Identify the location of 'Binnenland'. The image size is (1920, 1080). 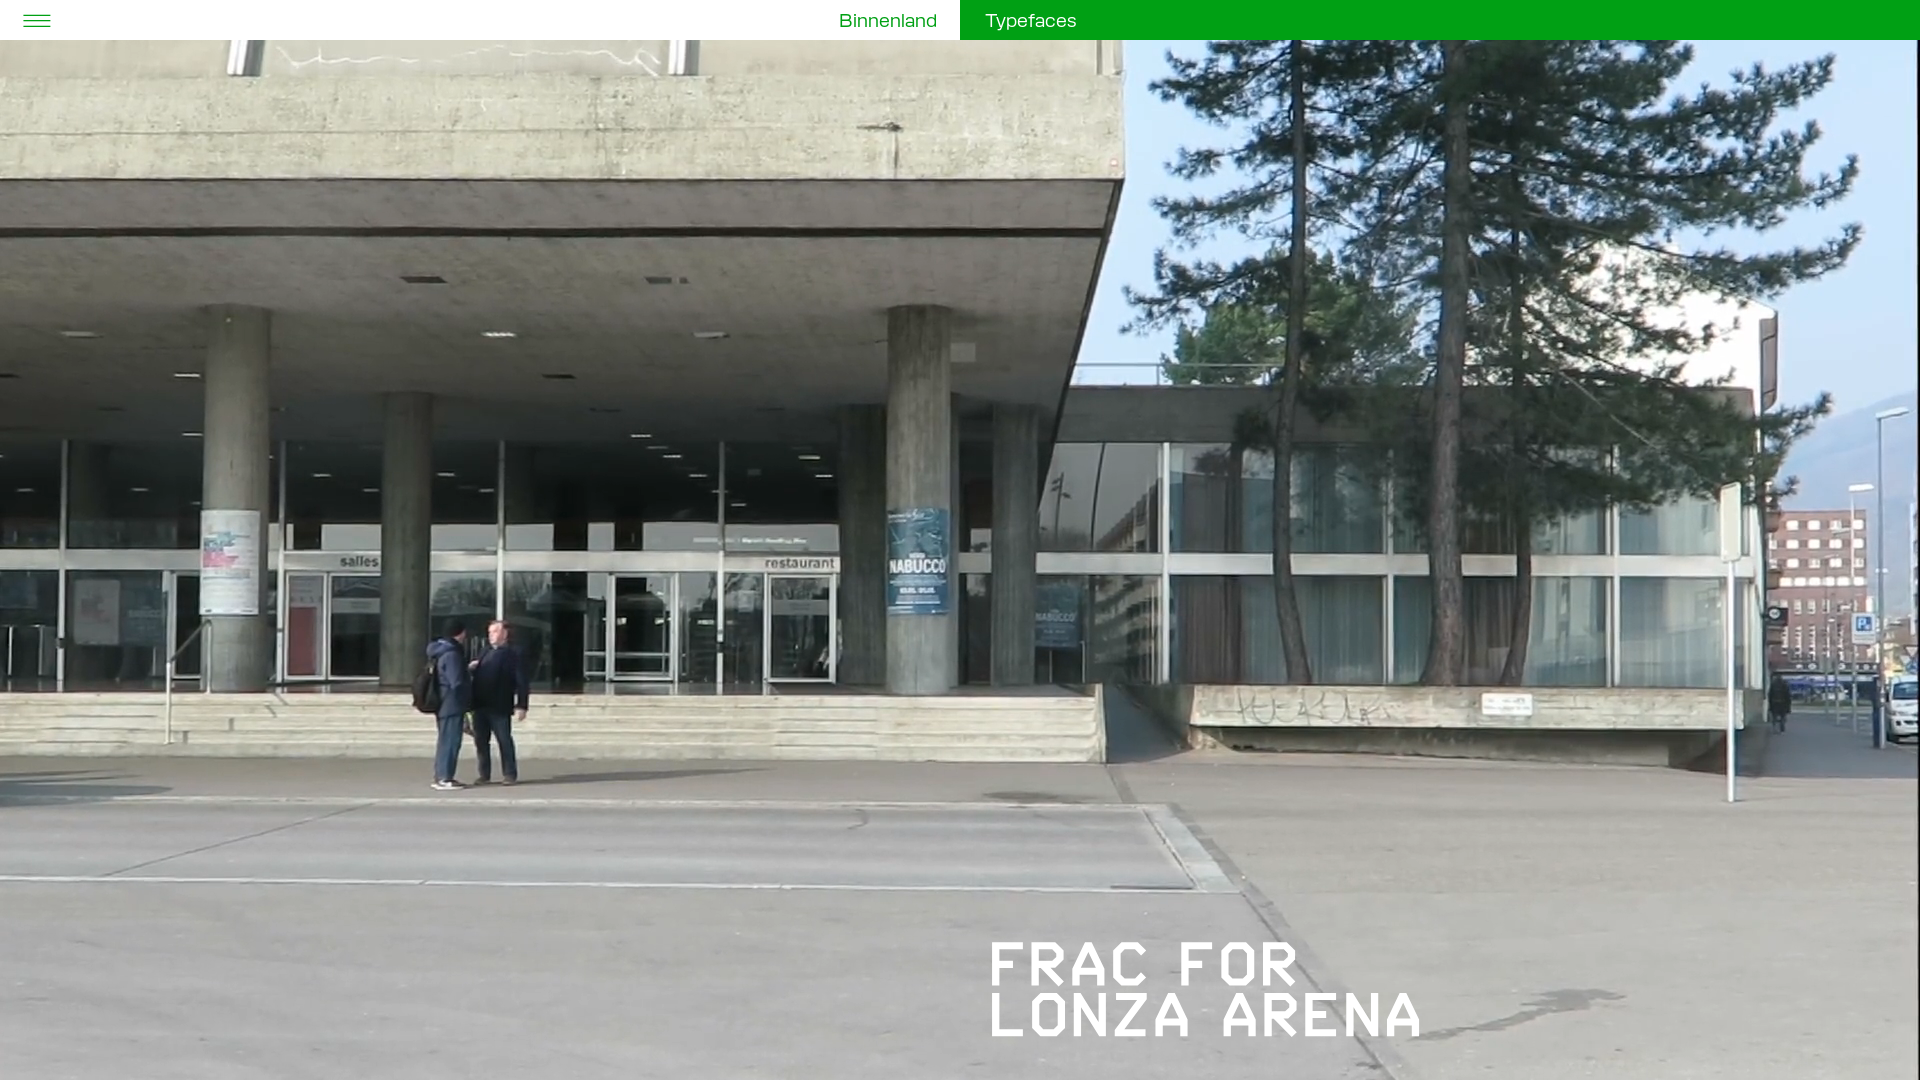
(887, 20).